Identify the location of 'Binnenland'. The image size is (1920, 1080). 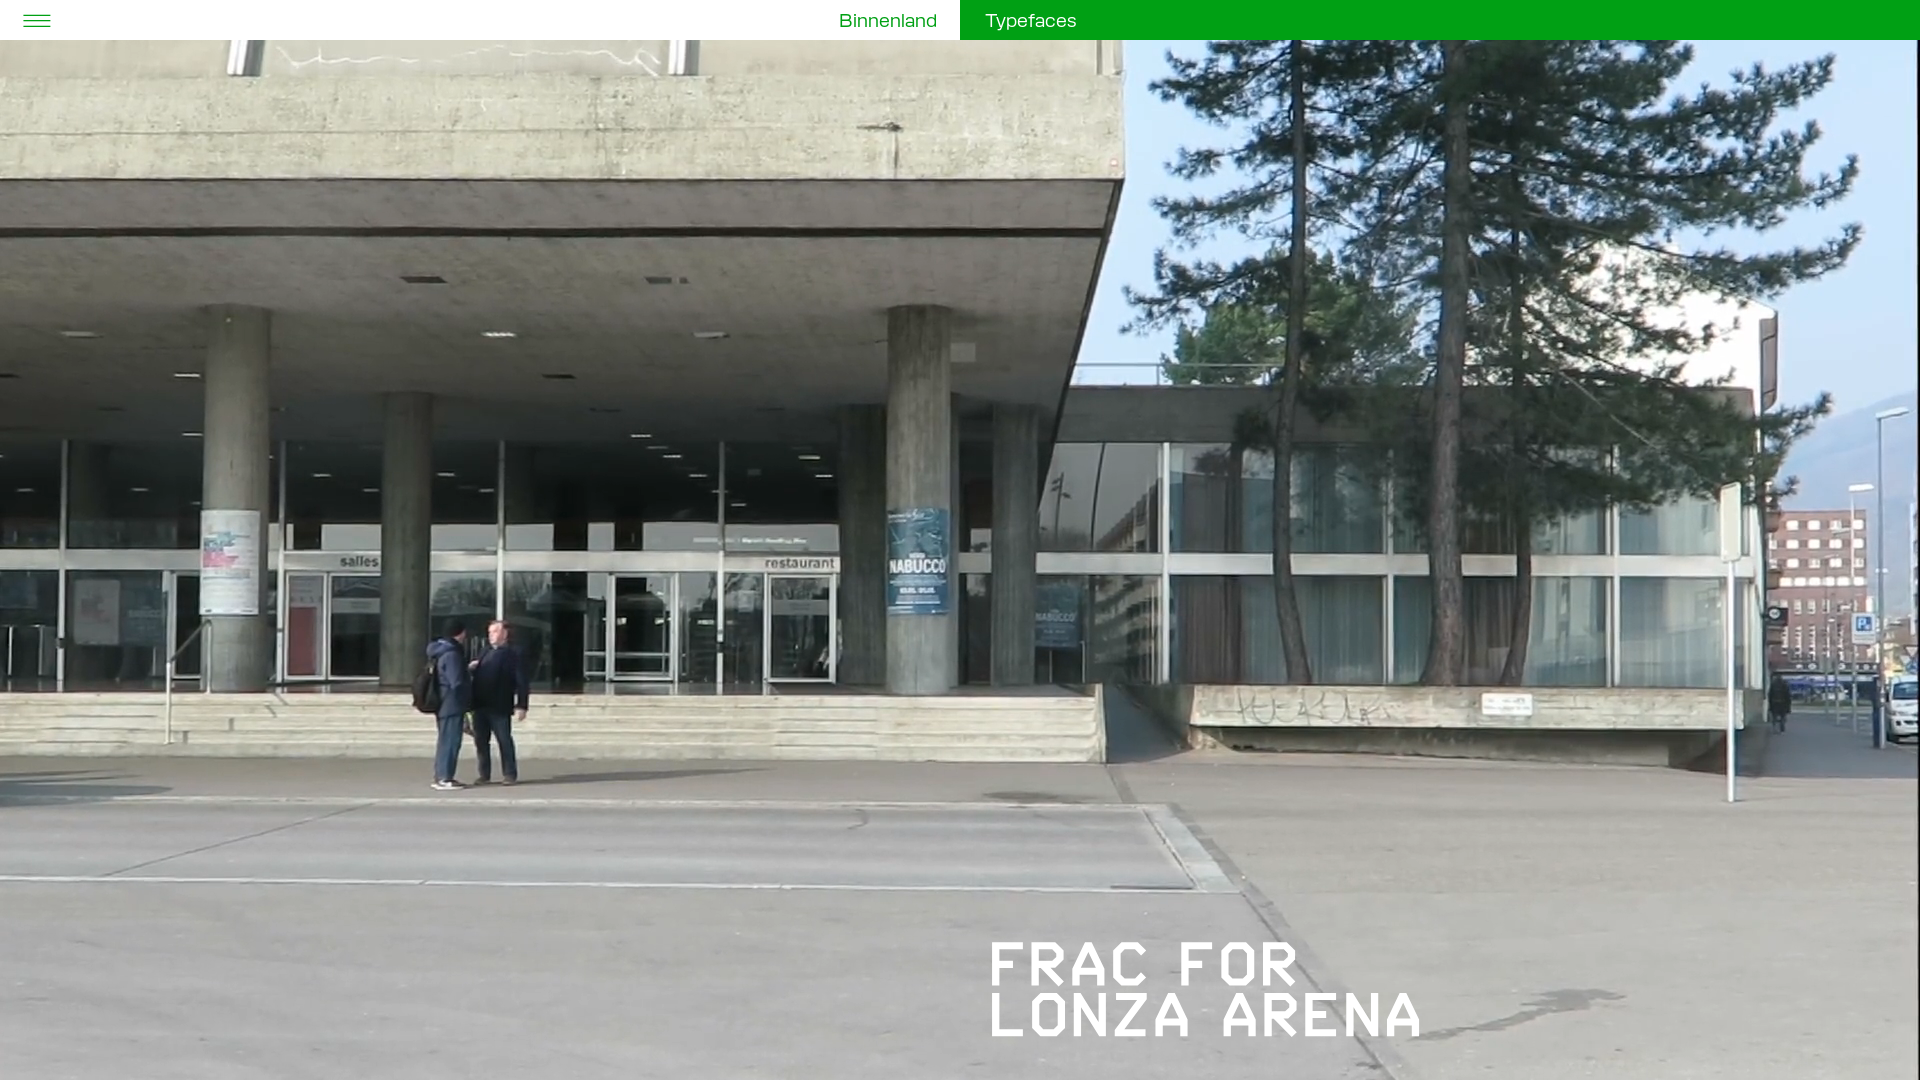
(887, 20).